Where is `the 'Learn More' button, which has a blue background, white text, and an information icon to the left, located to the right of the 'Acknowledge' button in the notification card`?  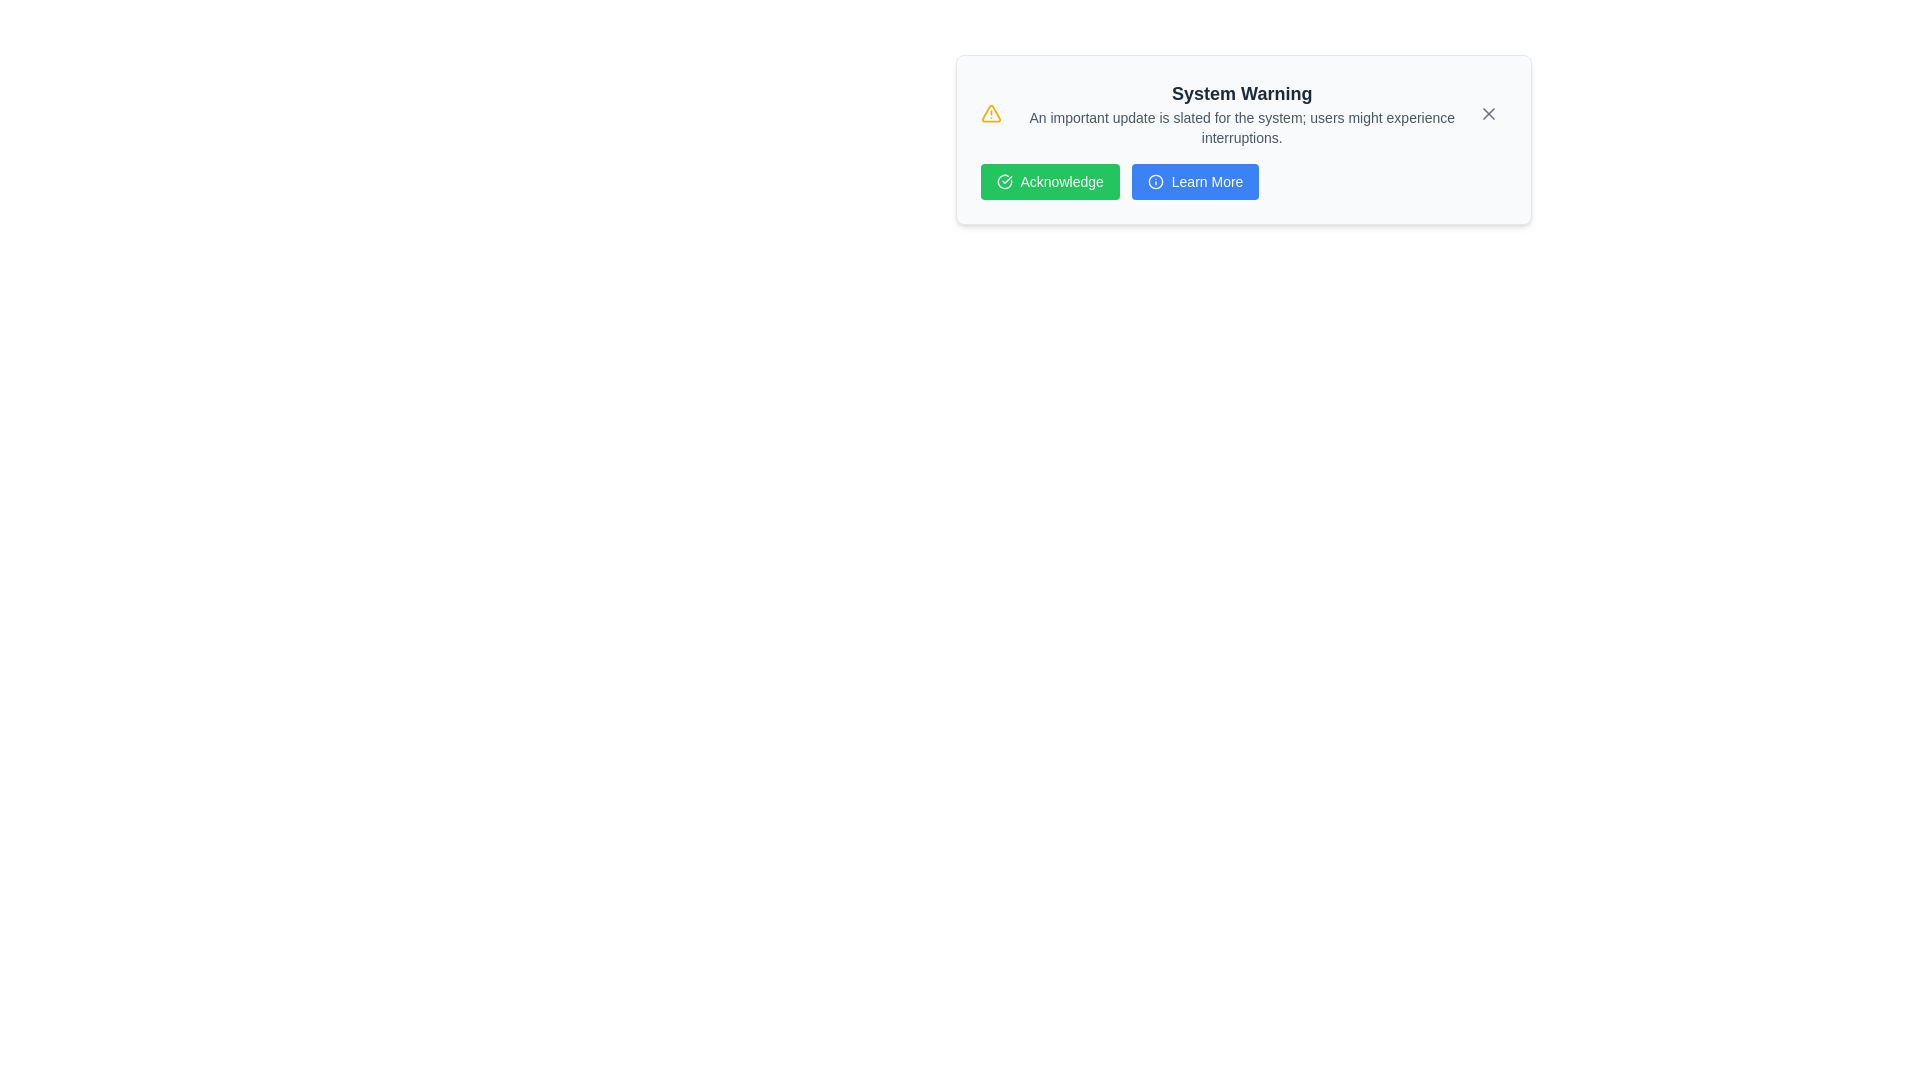
the 'Learn More' button, which has a blue background, white text, and an information icon to the left, located to the right of the 'Acknowledge' button in the notification card is located at coordinates (1195, 181).